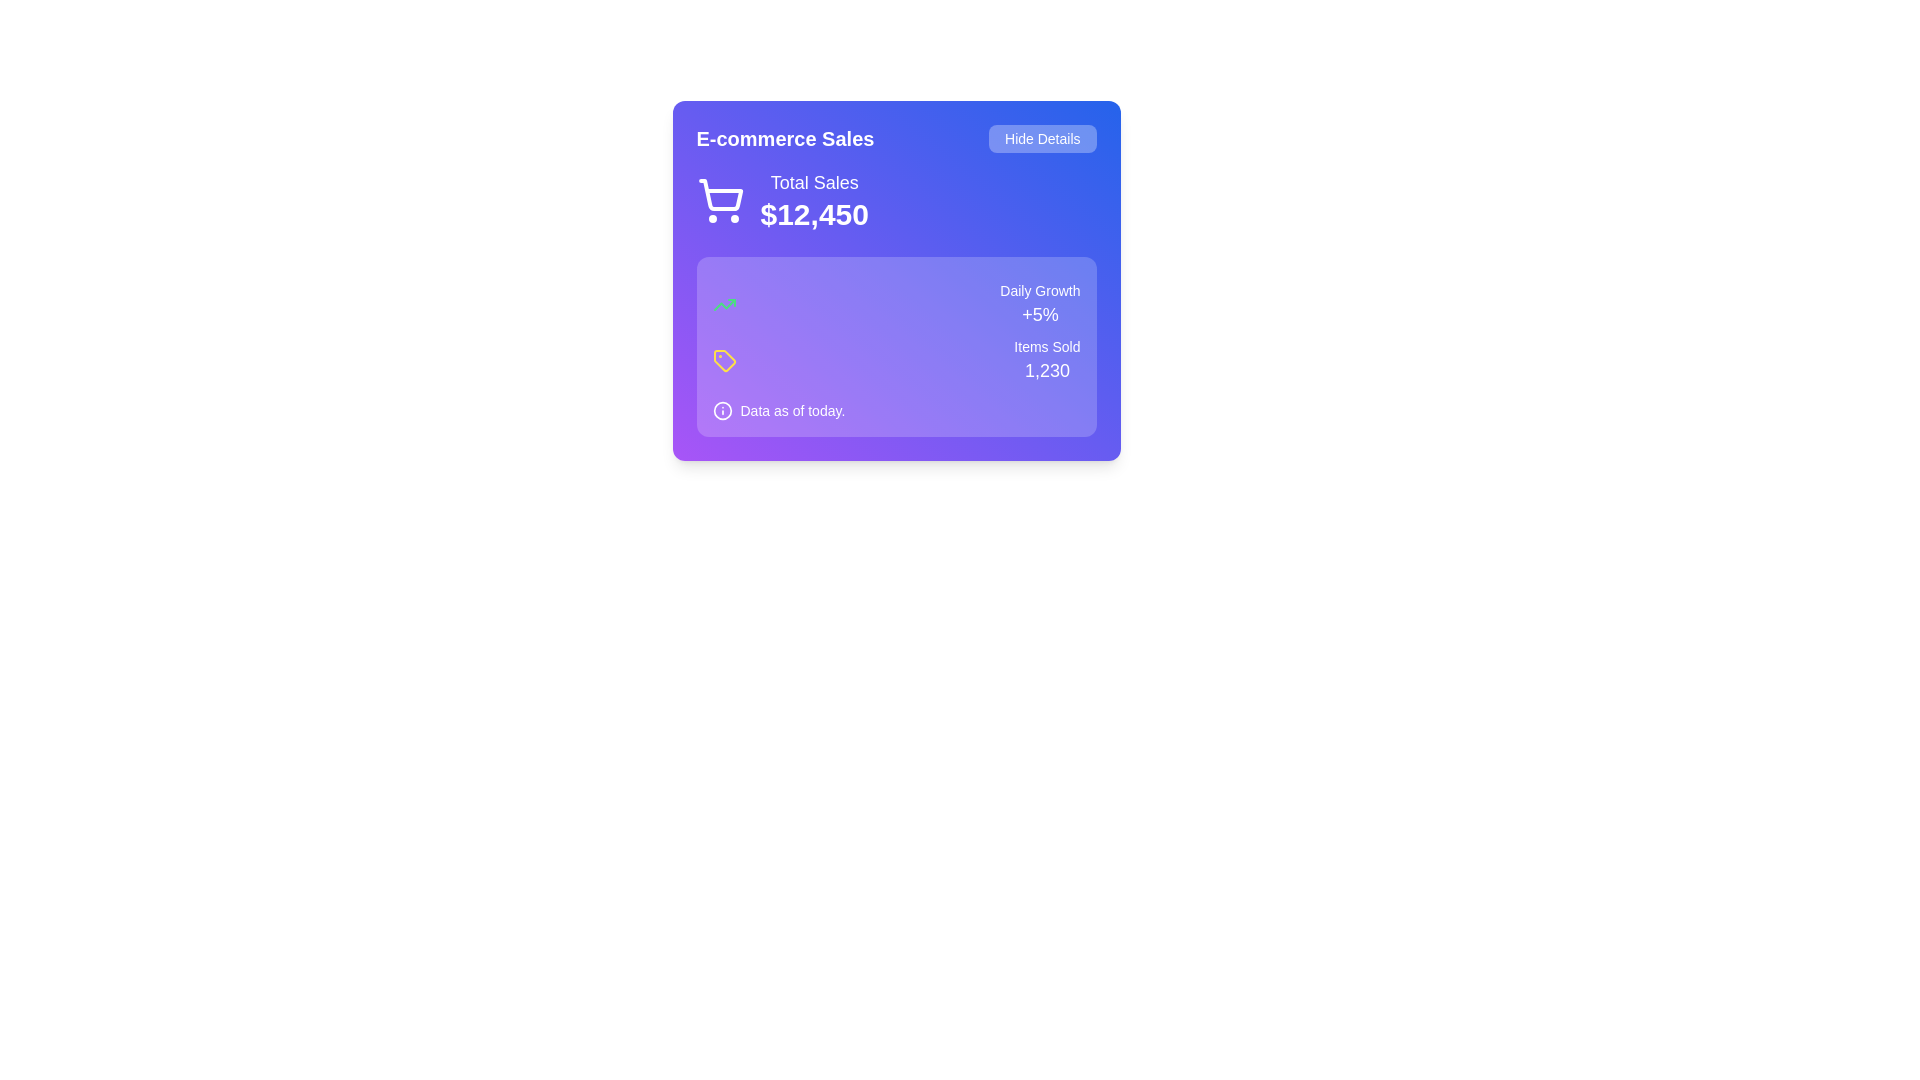 This screenshot has width=1920, height=1080. What do you see at coordinates (721, 410) in the screenshot?
I see `the information/help icon located to the left of the text 'Data as of today.' in the lower section of a light purple background panel` at bounding box center [721, 410].